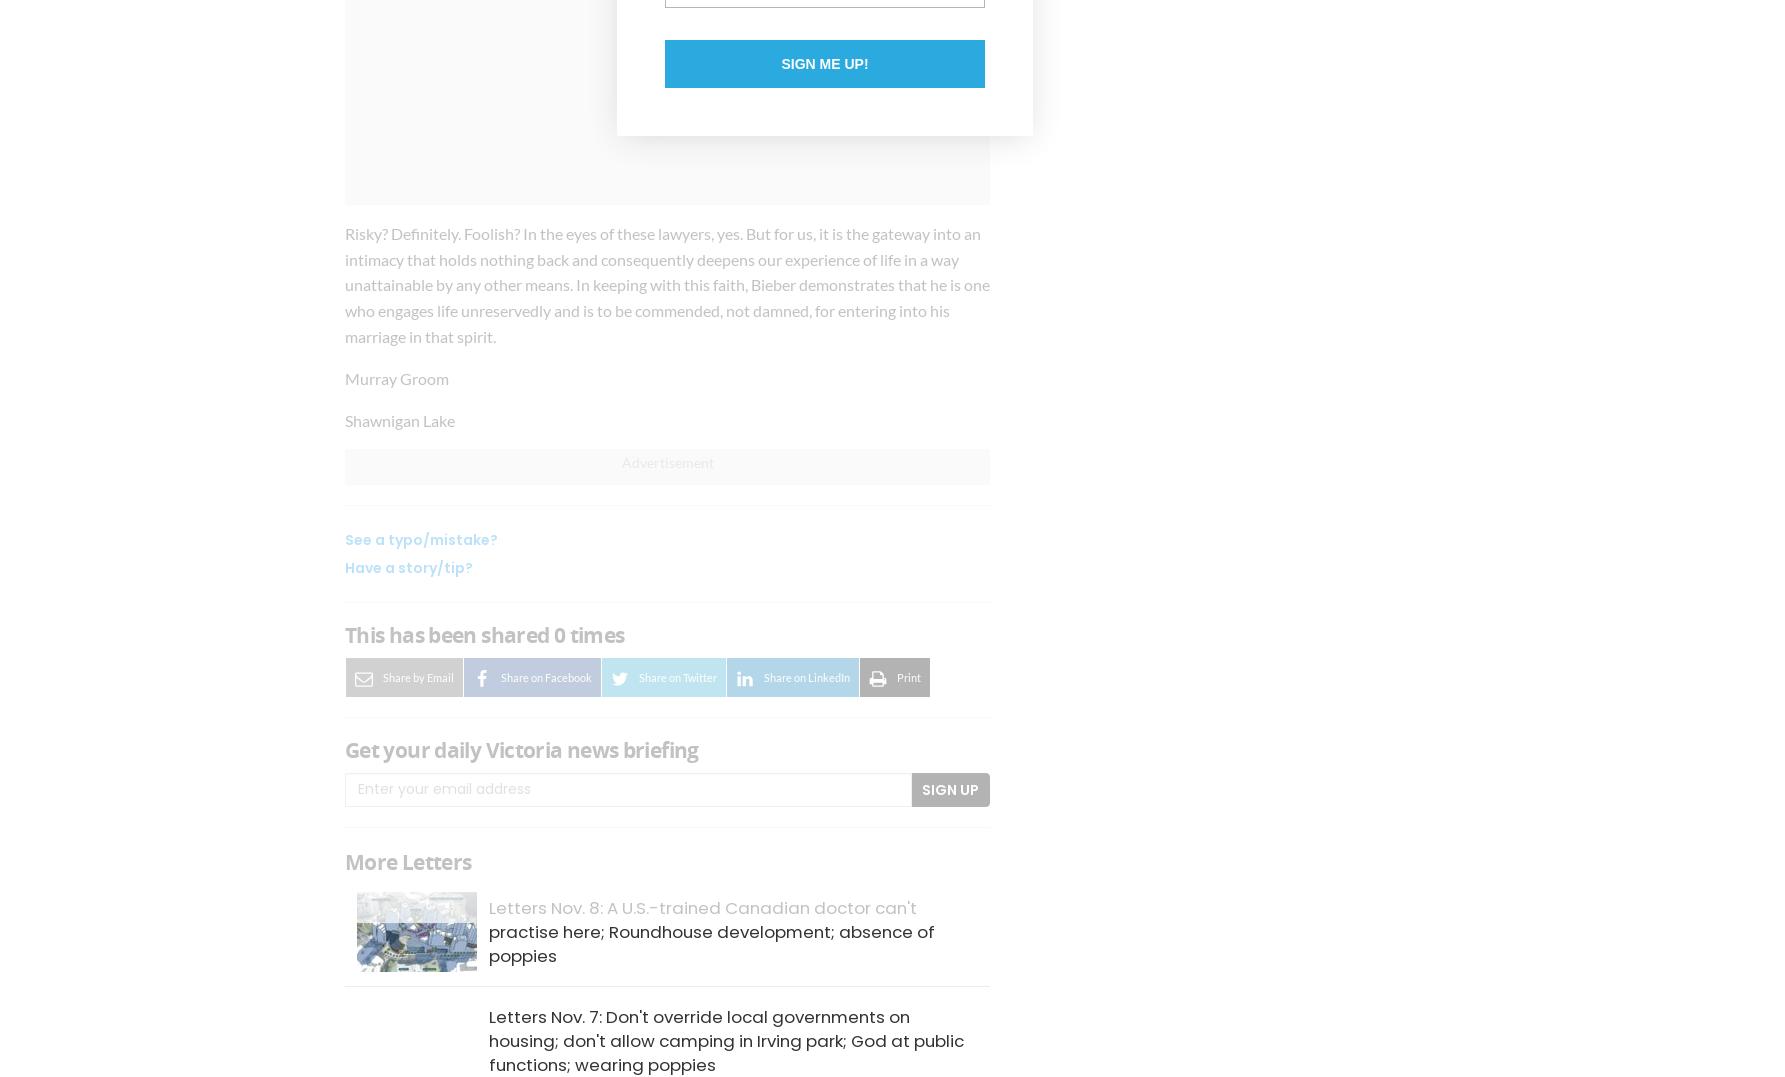  I want to click on 'More Letters', so click(407, 860).